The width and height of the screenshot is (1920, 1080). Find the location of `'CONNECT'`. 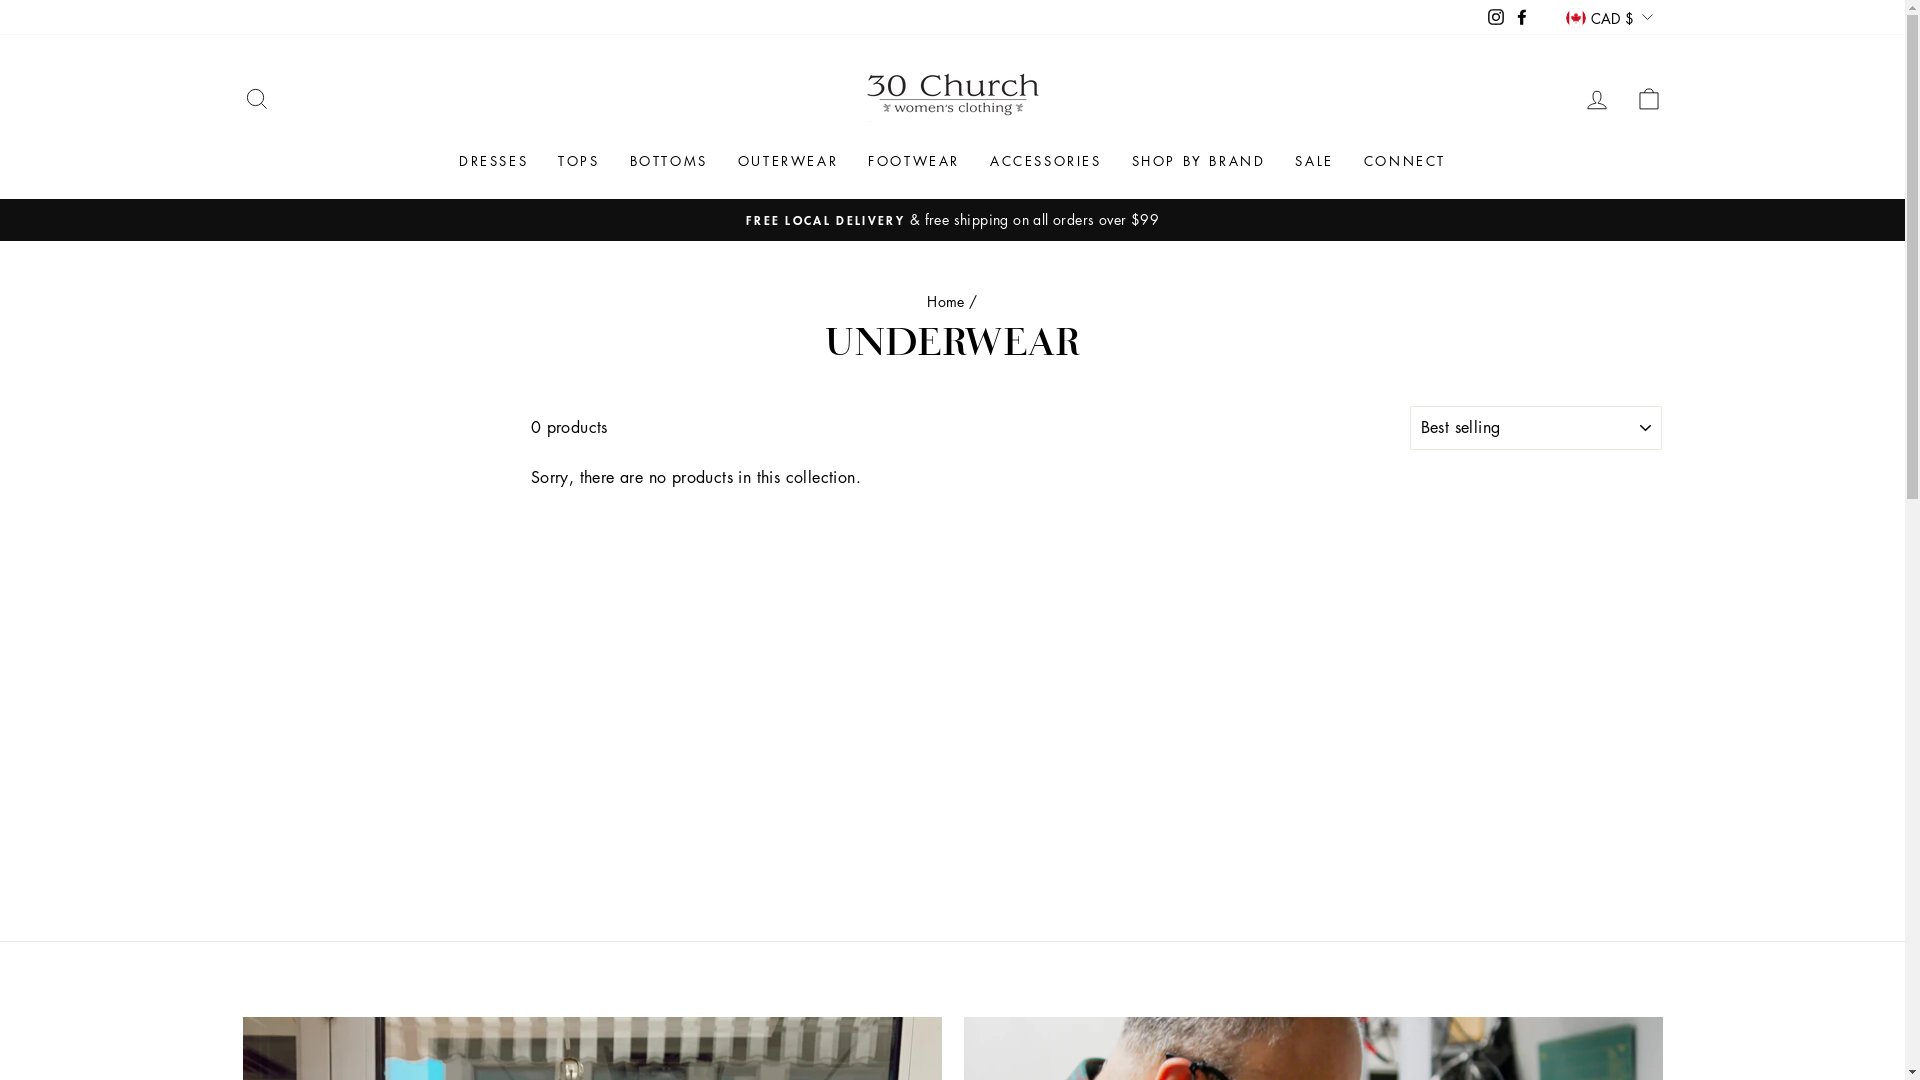

'CONNECT' is located at coordinates (1404, 161).